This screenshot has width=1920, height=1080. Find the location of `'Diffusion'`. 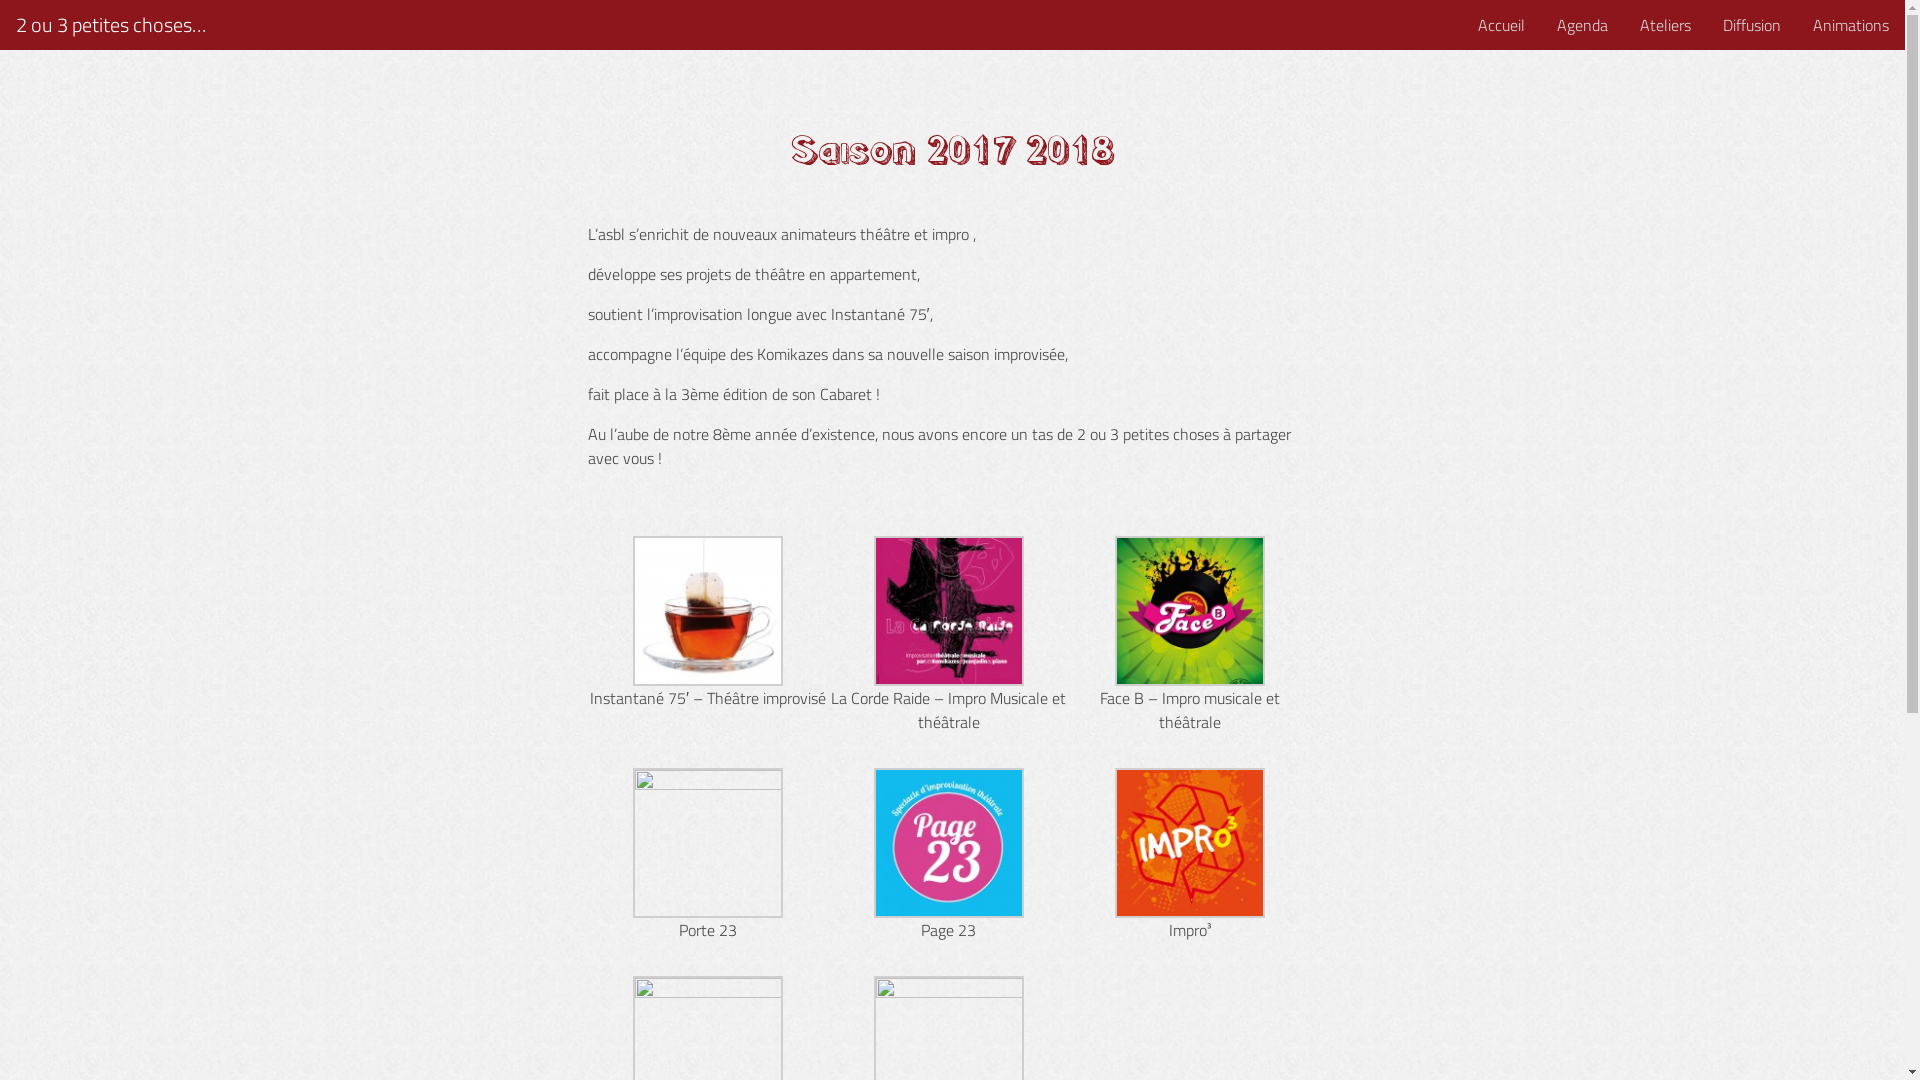

'Diffusion' is located at coordinates (1706, 24).